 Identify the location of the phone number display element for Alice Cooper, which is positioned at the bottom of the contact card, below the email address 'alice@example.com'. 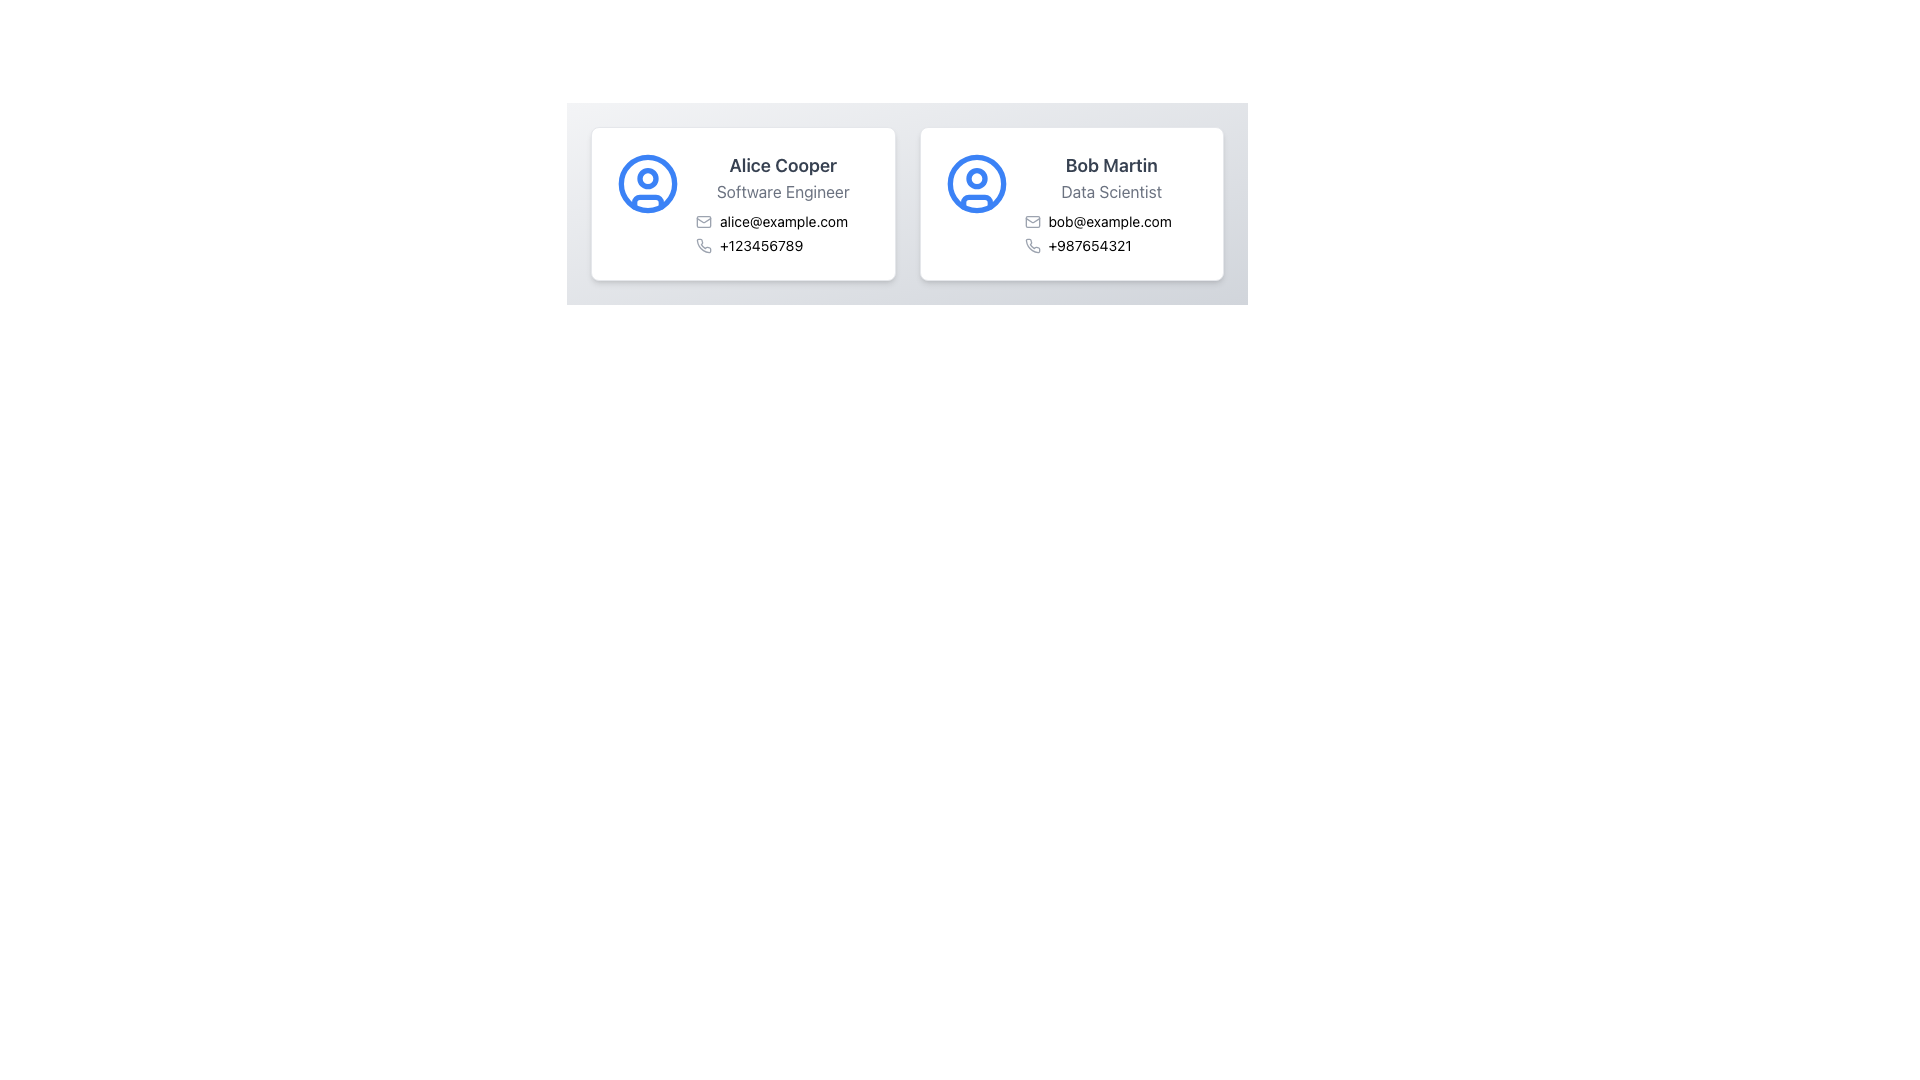
(782, 245).